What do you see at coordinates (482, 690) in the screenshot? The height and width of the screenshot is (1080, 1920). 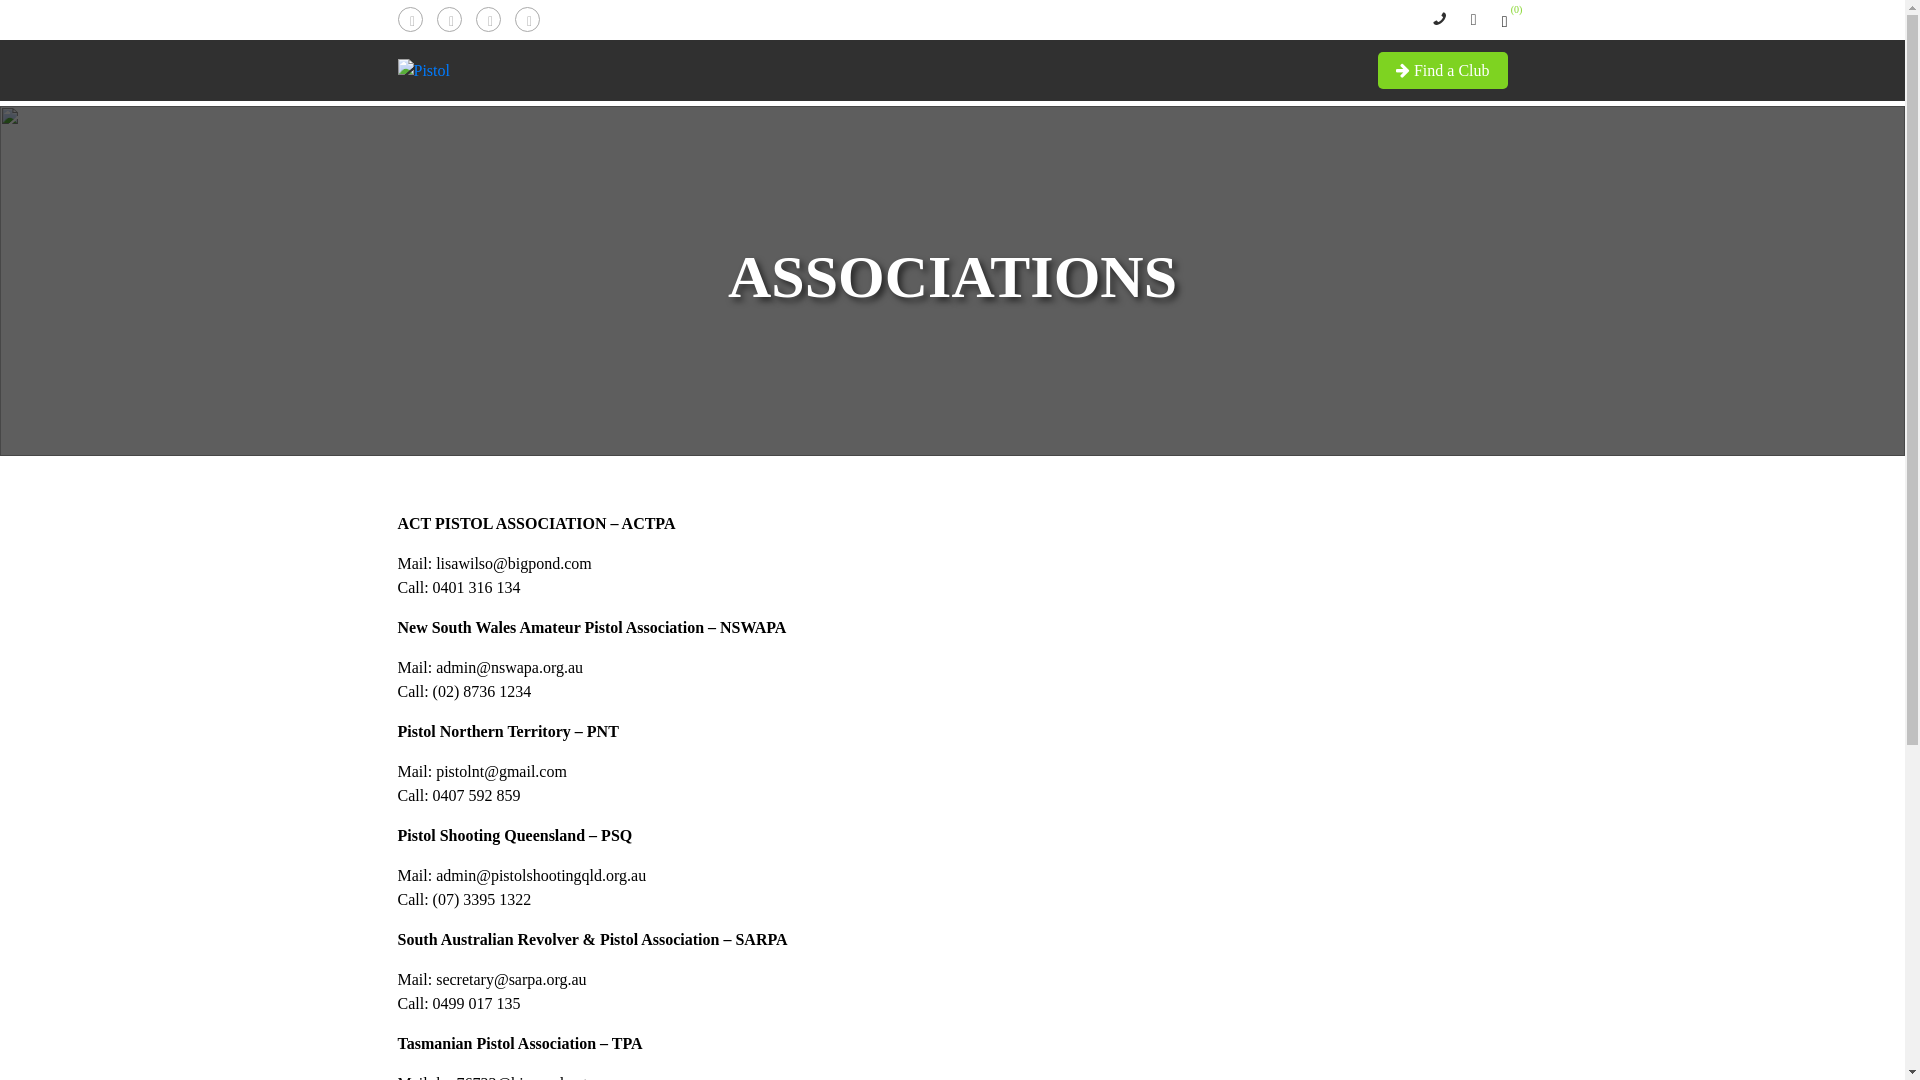 I see `'(02) 8736 1234'` at bounding box center [482, 690].